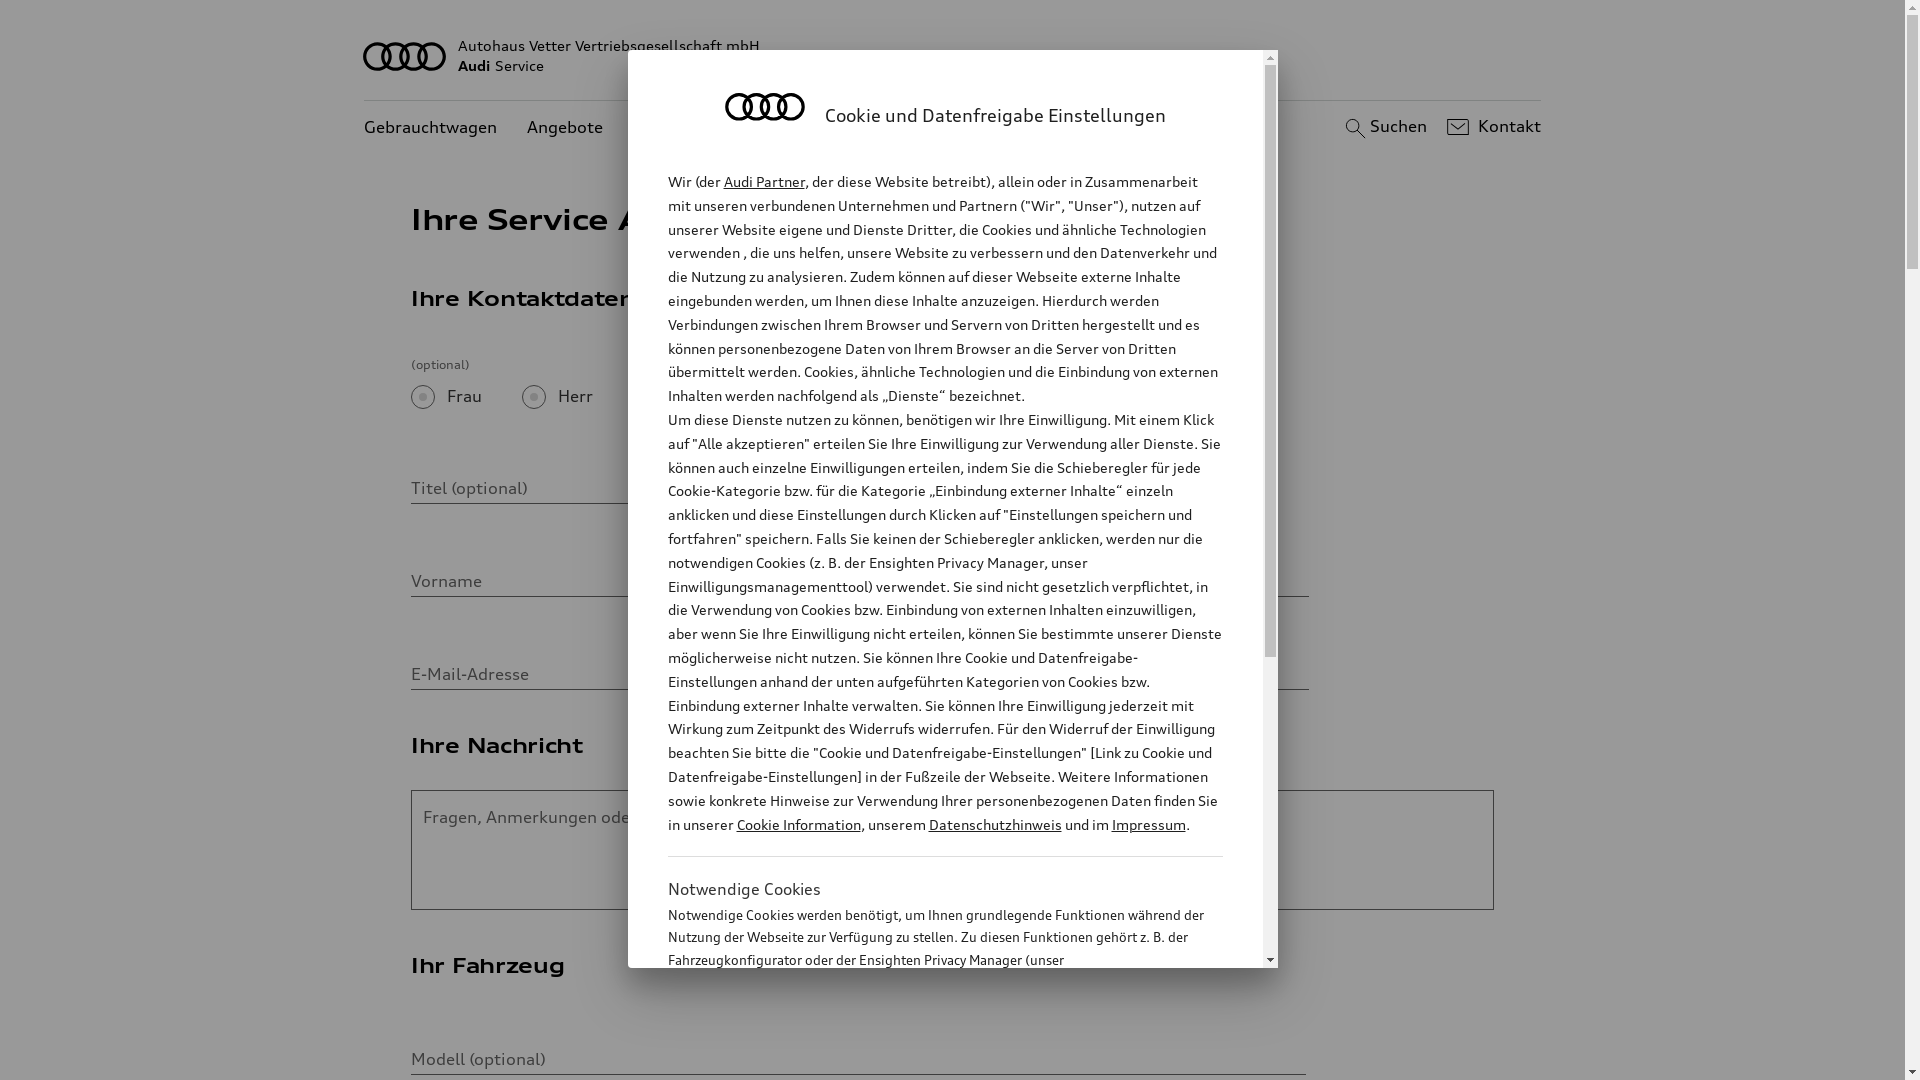 The image size is (1920, 1080). What do you see at coordinates (690, 127) in the screenshot?
I see `'Kundenservice'` at bounding box center [690, 127].